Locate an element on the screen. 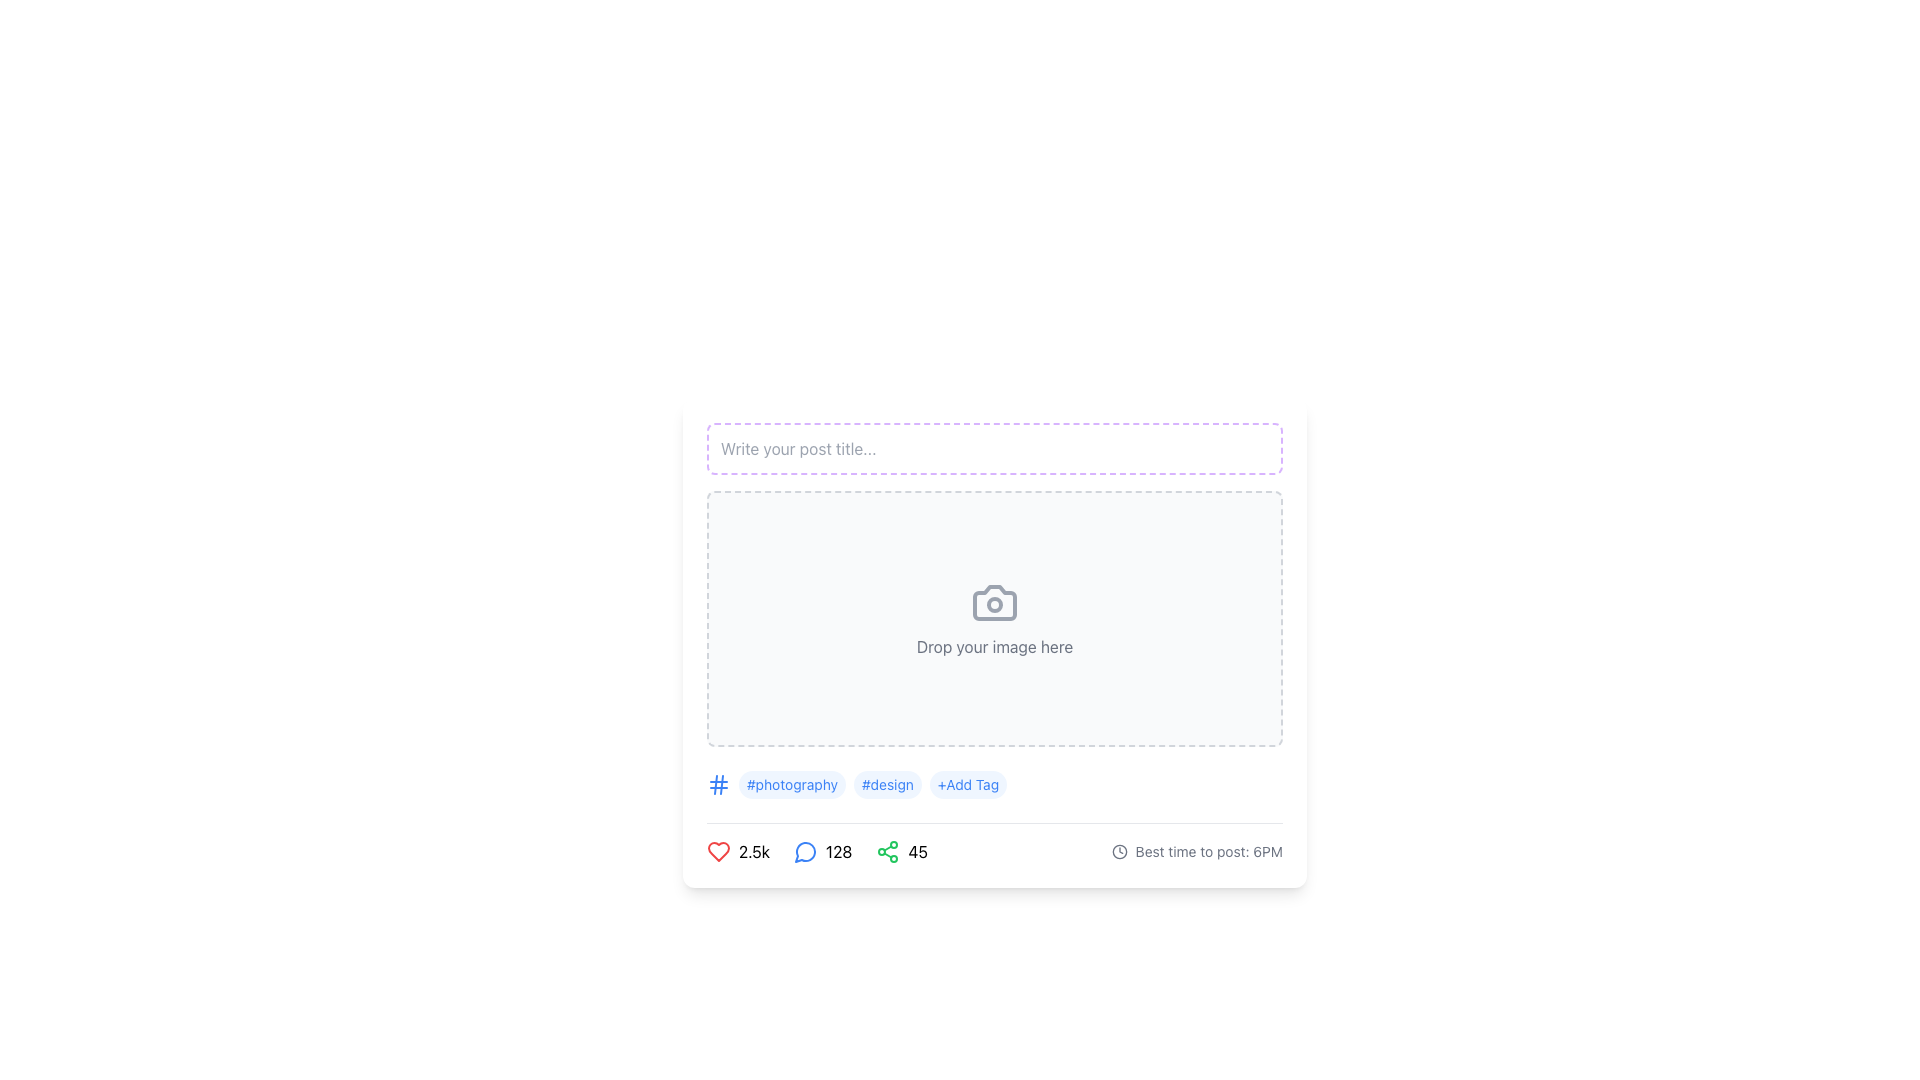 This screenshot has height=1080, width=1920. the text label displaying '2.5k', which is located in the bottom-left section of the interface, adjacent to a red heart icon is located at coordinates (753, 852).